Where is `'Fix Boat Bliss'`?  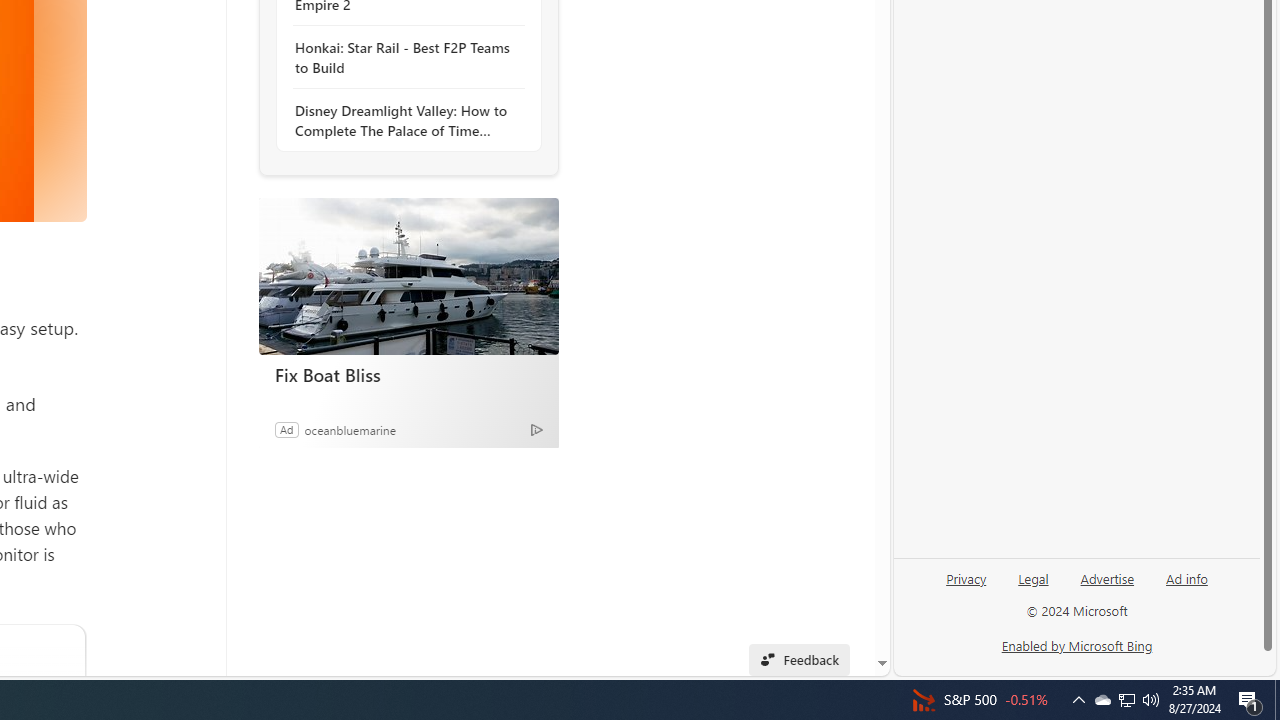 'Fix Boat Bliss' is located at coordinates (407, 276).